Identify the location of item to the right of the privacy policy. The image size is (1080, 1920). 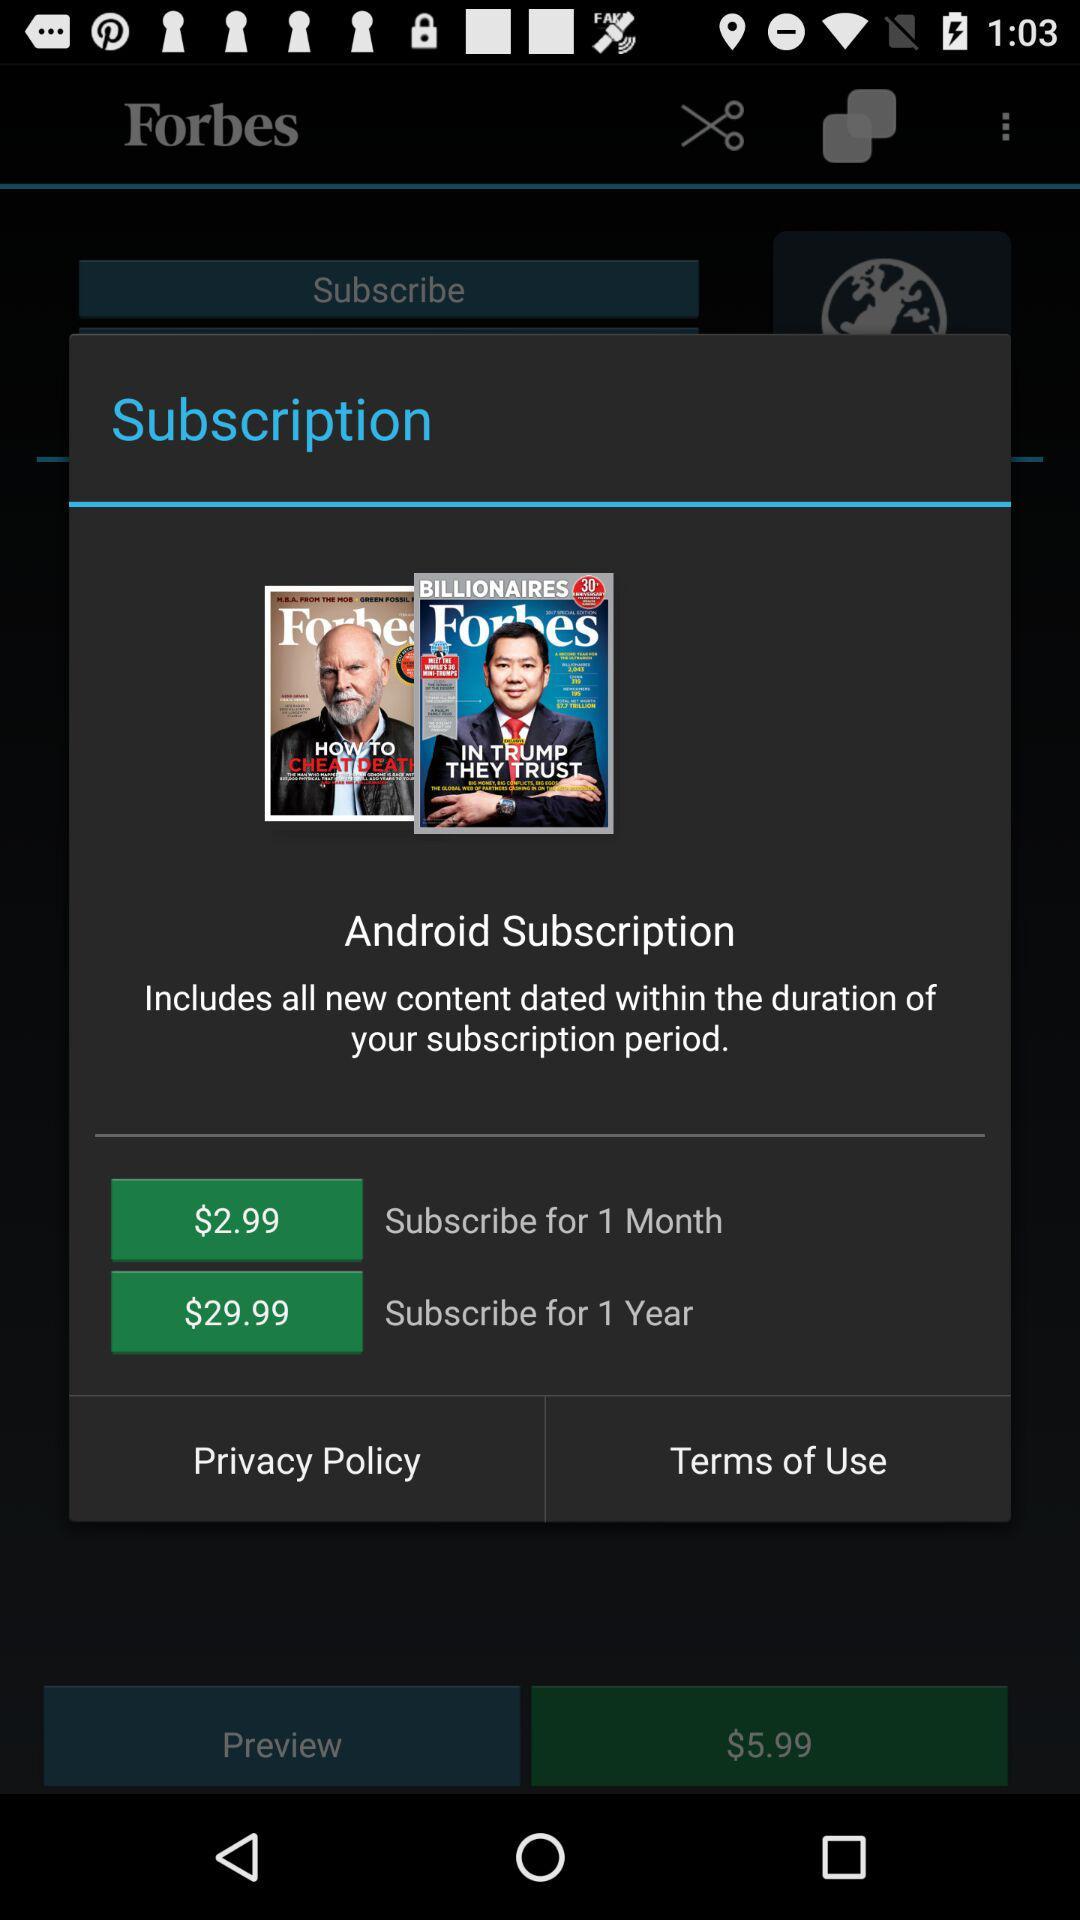
(777, 1459).